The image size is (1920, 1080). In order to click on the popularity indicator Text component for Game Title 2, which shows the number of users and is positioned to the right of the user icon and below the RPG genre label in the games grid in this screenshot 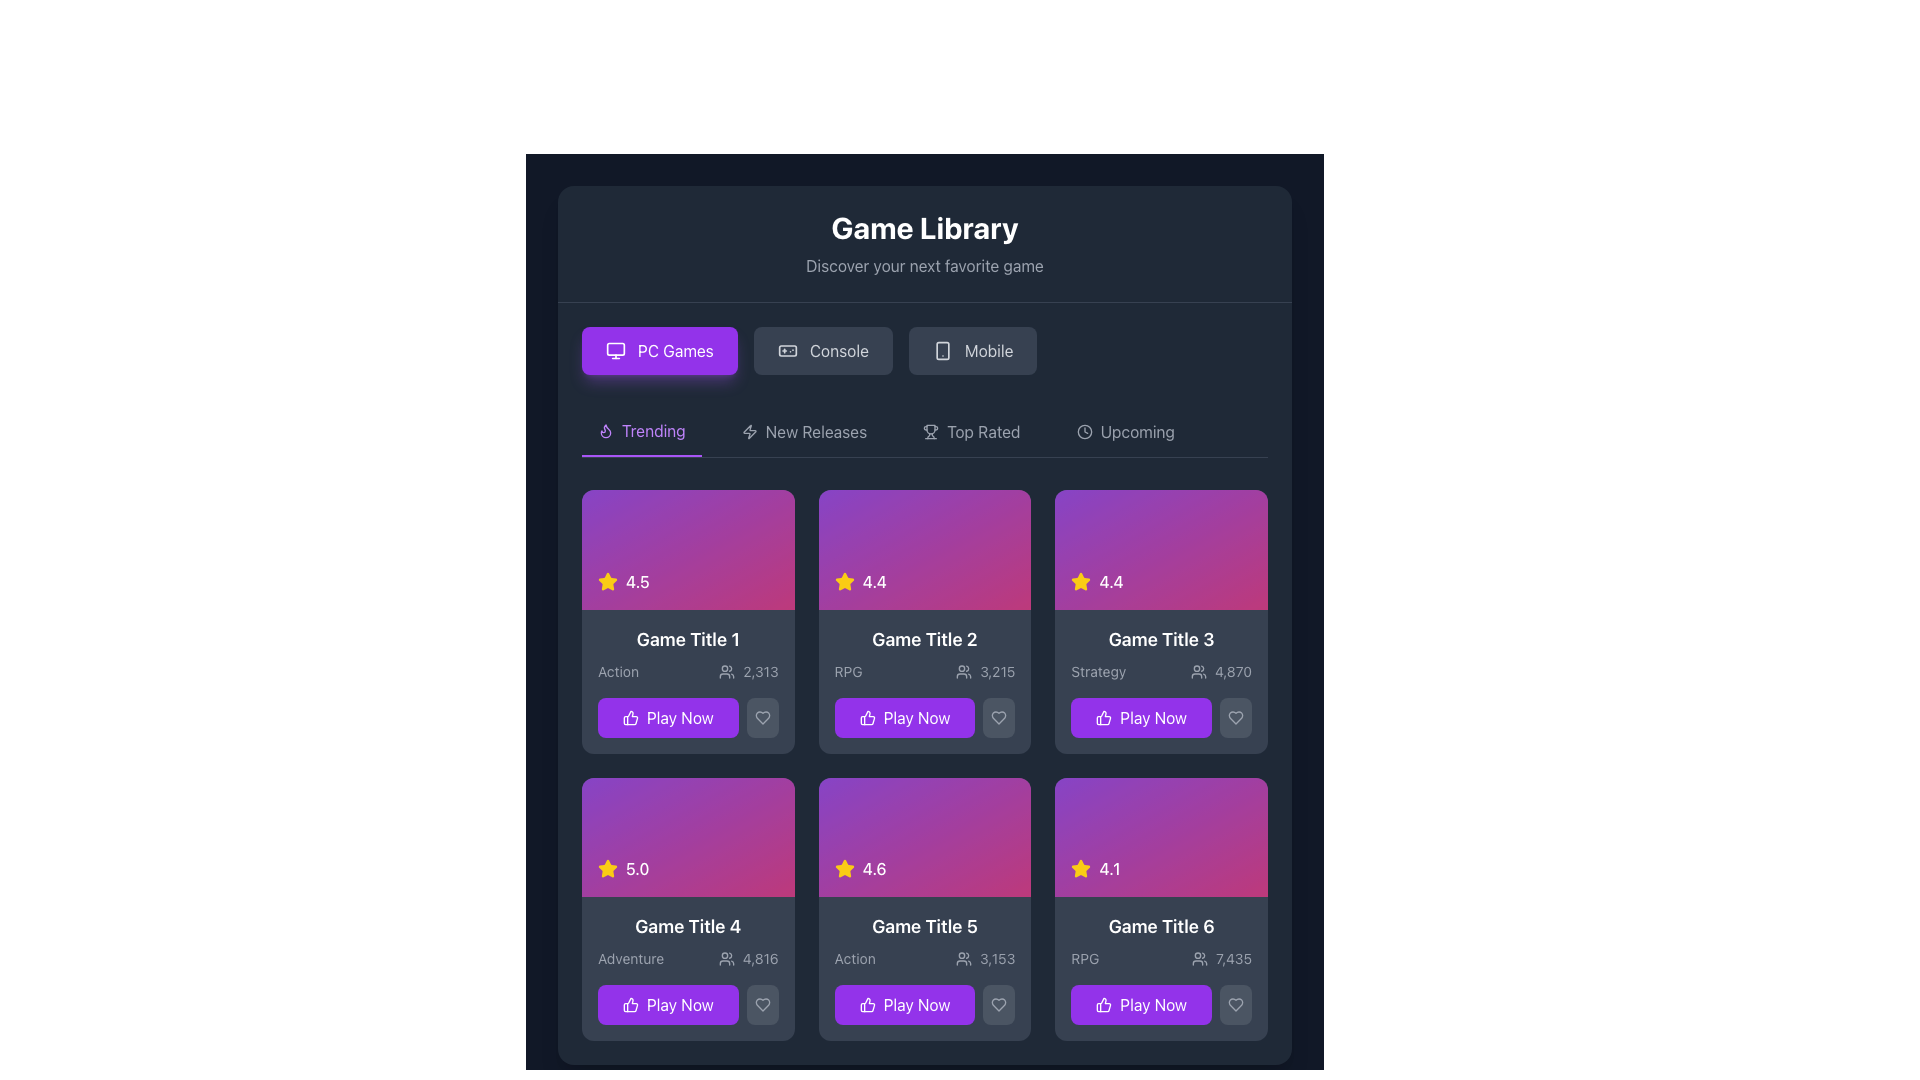, I will do `click(985, 671)`.